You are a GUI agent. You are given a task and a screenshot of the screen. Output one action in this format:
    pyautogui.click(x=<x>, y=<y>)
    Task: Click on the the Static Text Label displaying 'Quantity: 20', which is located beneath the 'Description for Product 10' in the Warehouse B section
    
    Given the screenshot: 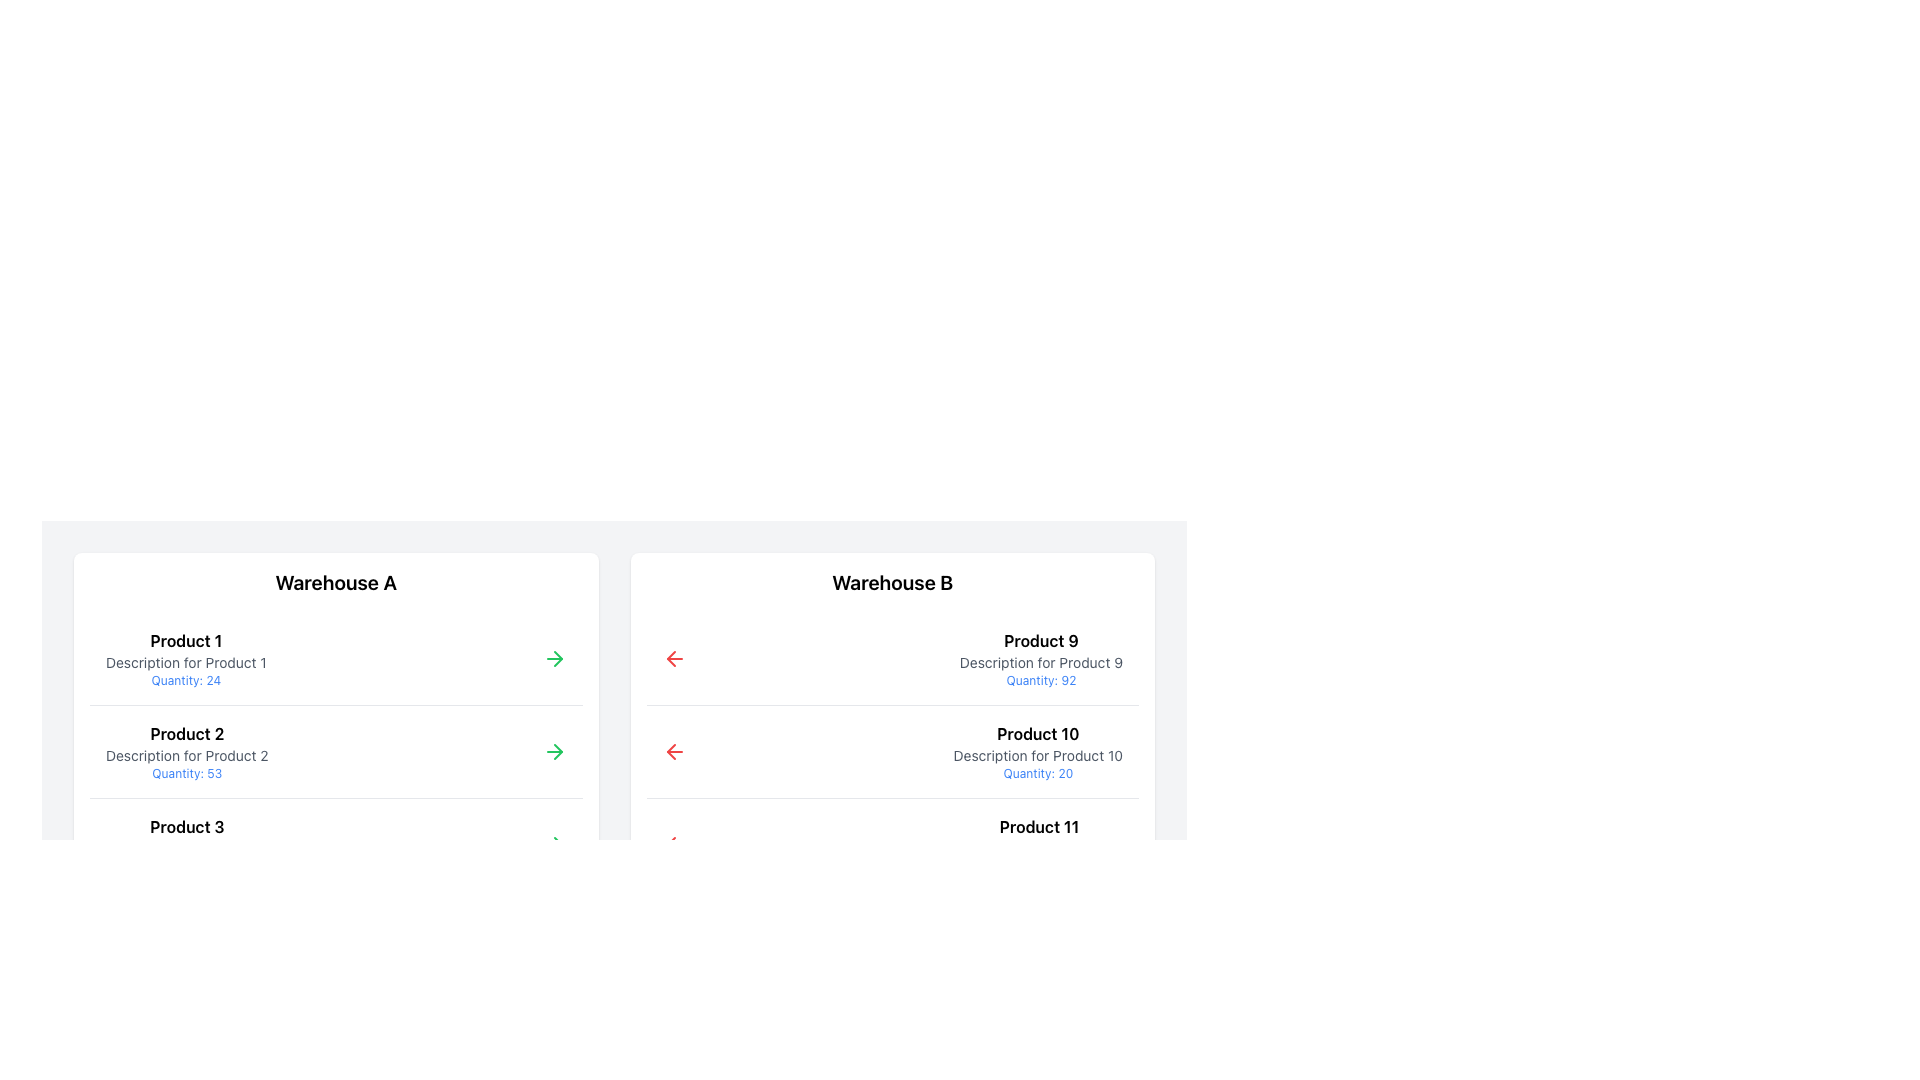 What is the action you would take?
    pyautogui.click(x=1038, y=773)
    